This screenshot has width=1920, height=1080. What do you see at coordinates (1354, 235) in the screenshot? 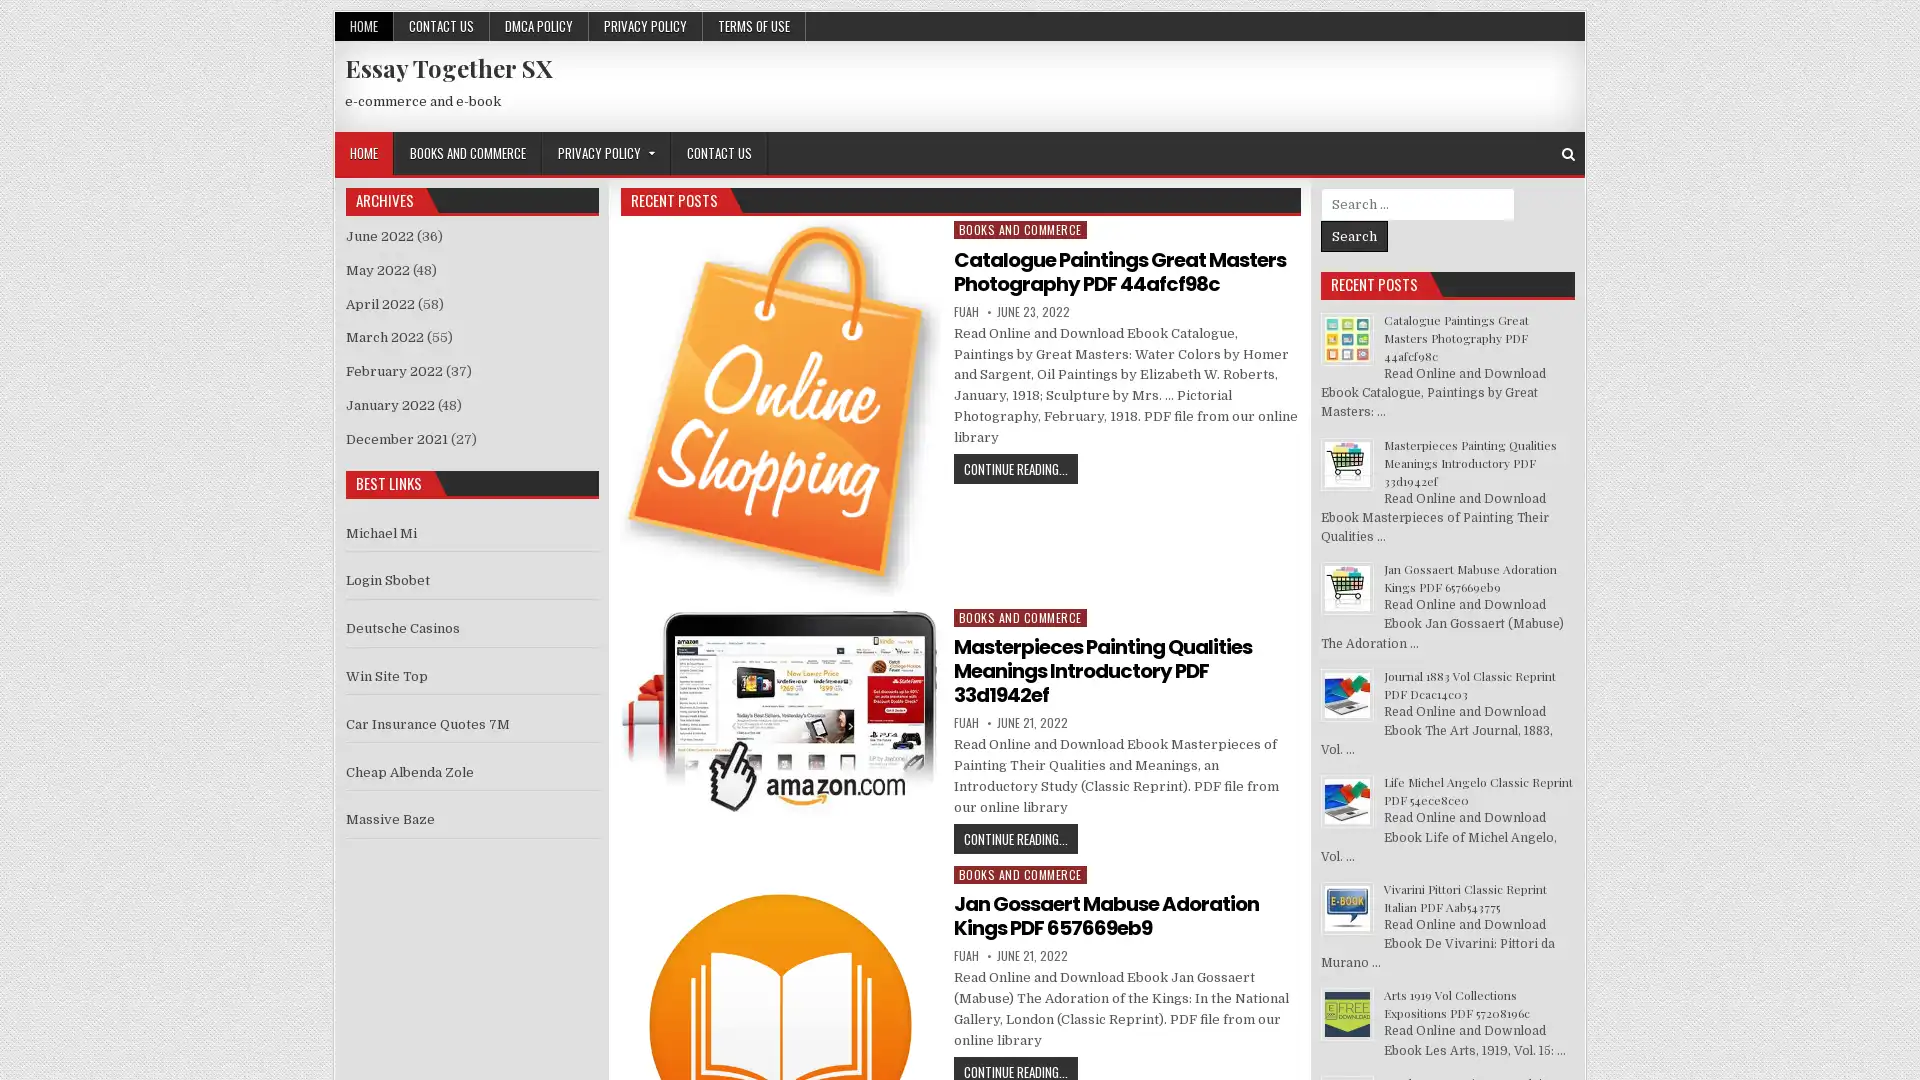
I see `Search` at bounding box center [1354, 235].